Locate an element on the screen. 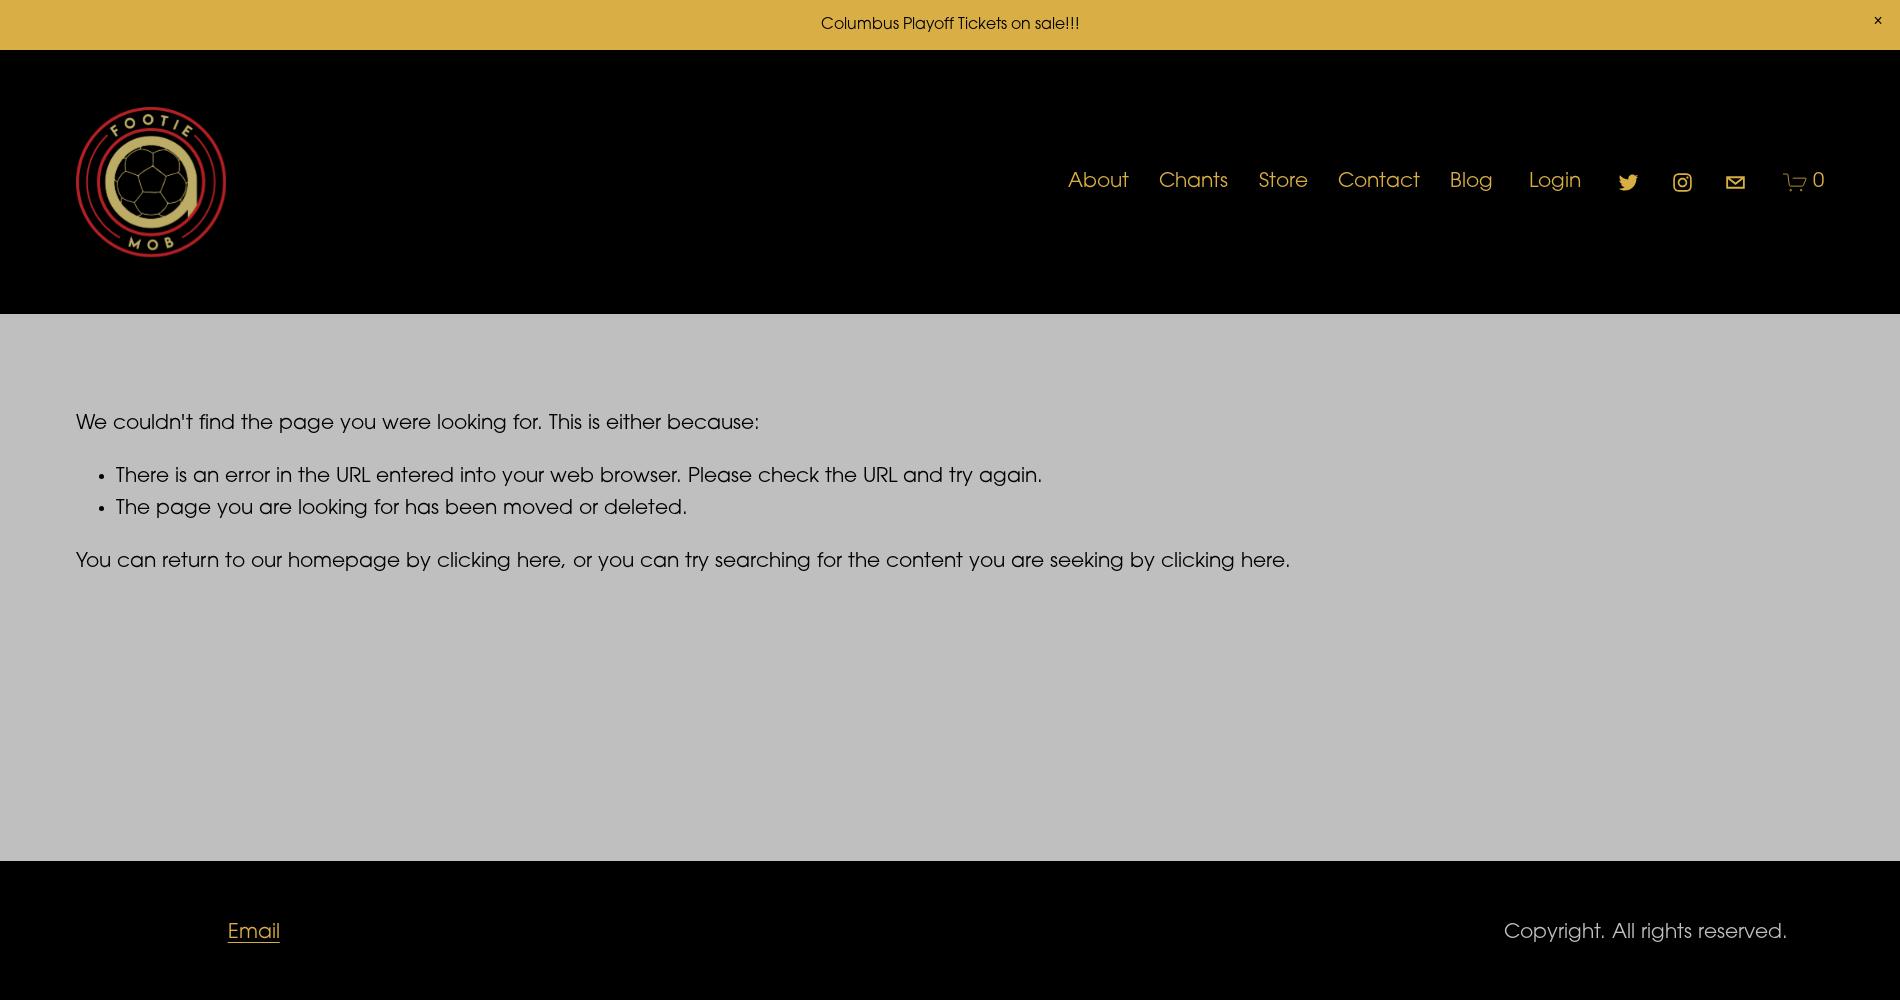 This screenshot has width=1900, height=1000. 'Email' is located at coordinates (252, 933).